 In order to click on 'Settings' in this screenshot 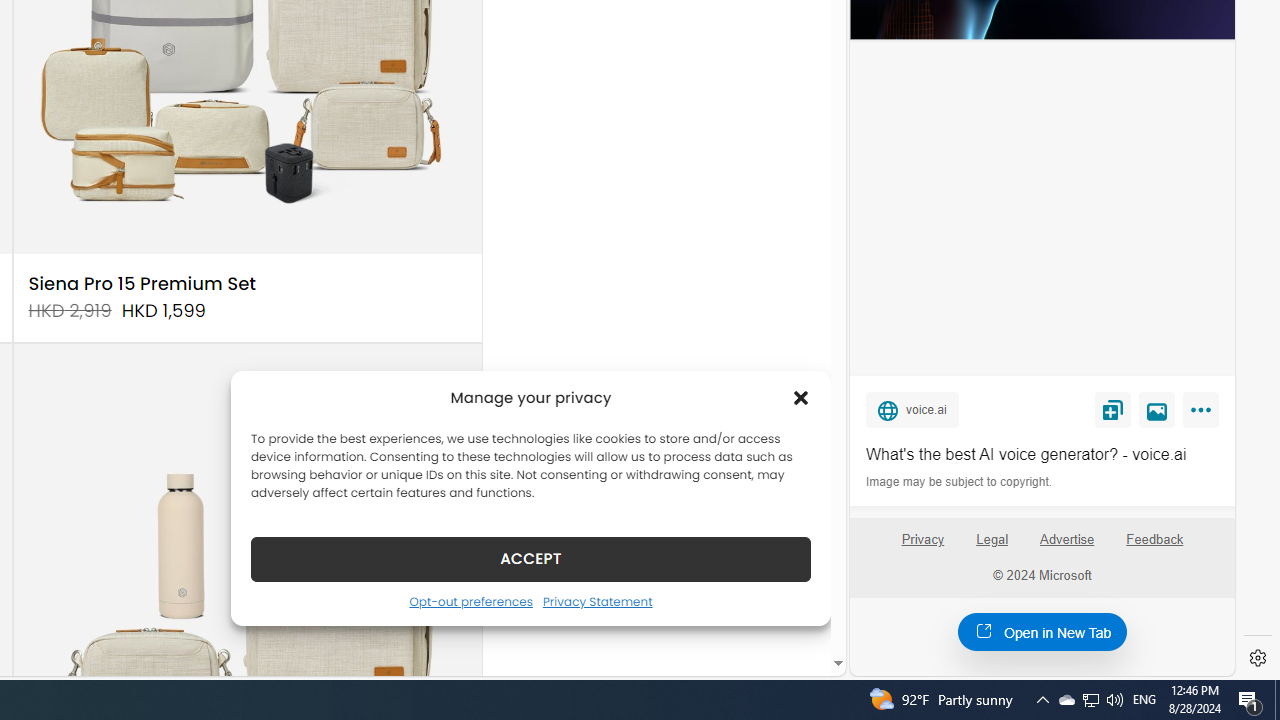, I will do `click(1257, 658)`.